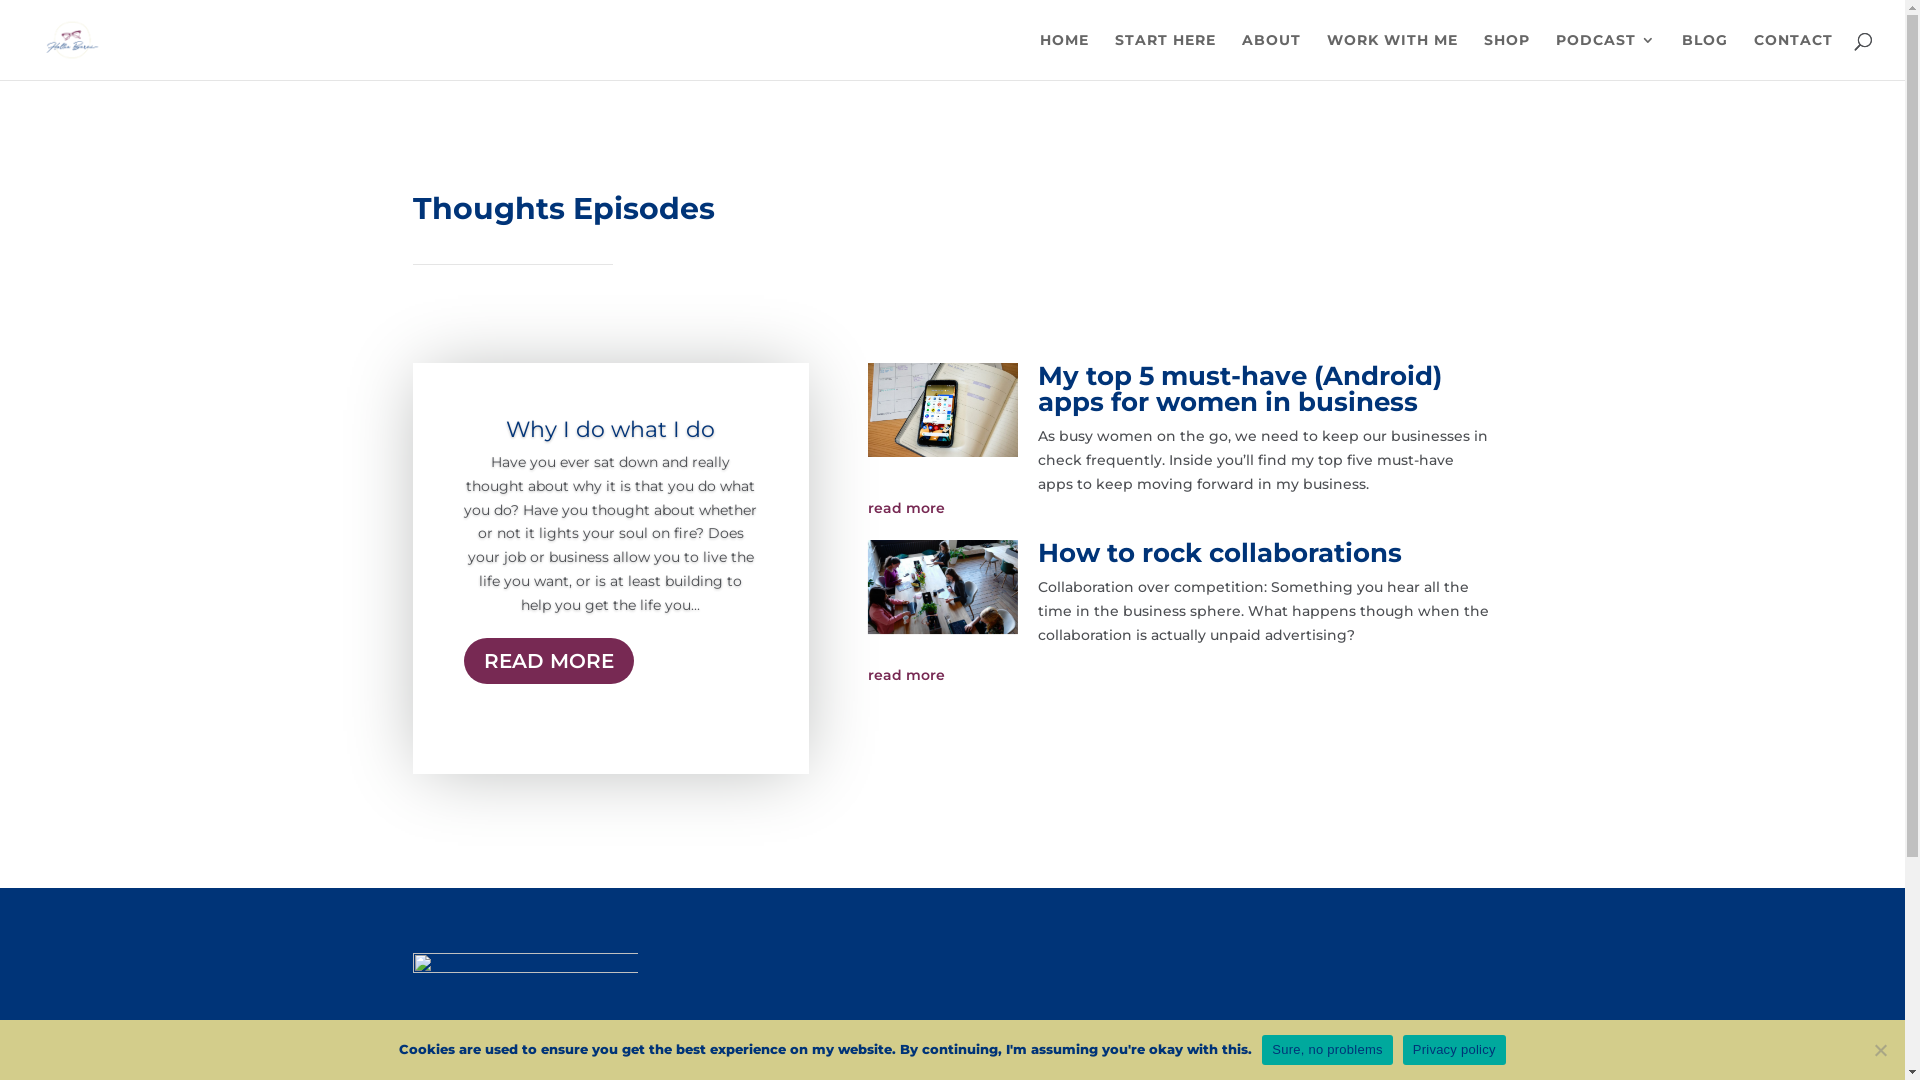  Describe the element at coordinates (1793, 55) in the screenshot. I see `'CONTACT'` at that location.